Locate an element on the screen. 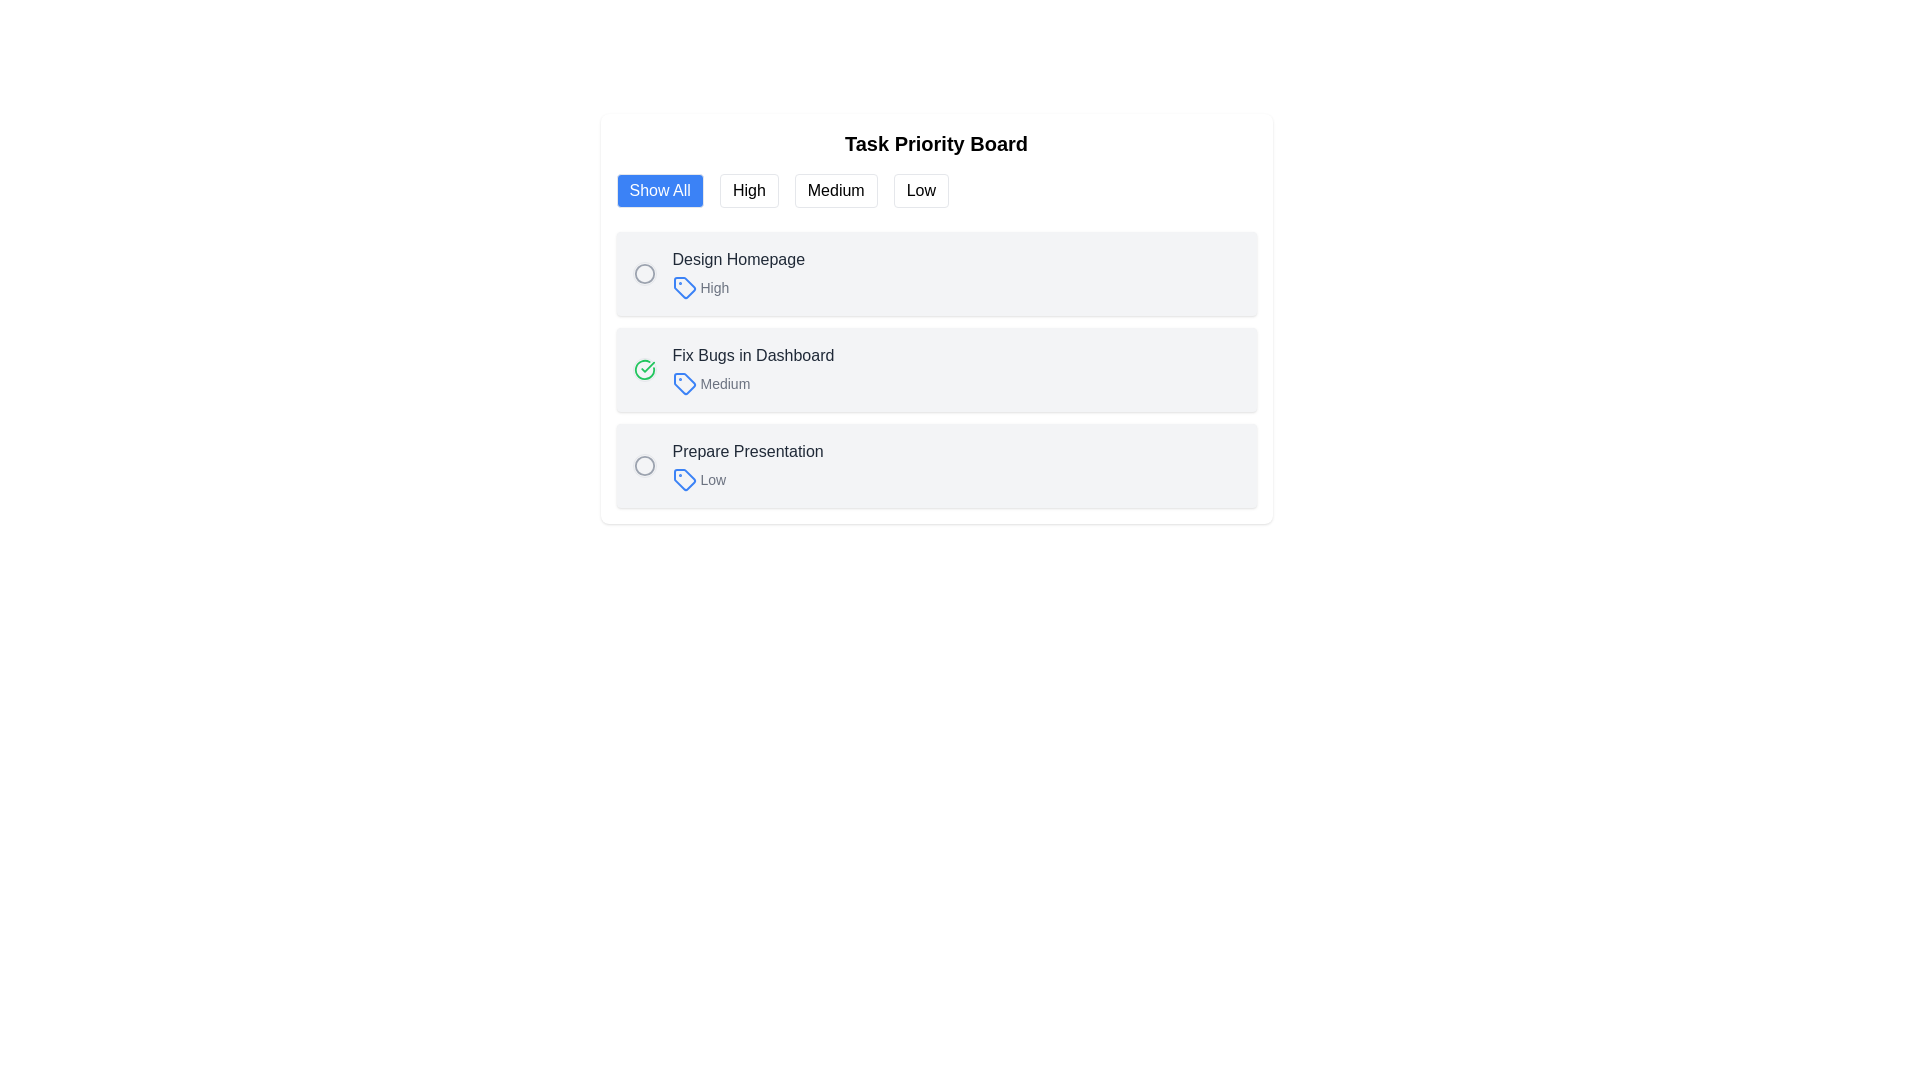 Image resolution: width=1920 pixels, height=1080 pixels. the green circular checkbox icon on the left of the task 'Fix Bugs in Dashboard' to mark it as done is located at coordinates (732, 370).